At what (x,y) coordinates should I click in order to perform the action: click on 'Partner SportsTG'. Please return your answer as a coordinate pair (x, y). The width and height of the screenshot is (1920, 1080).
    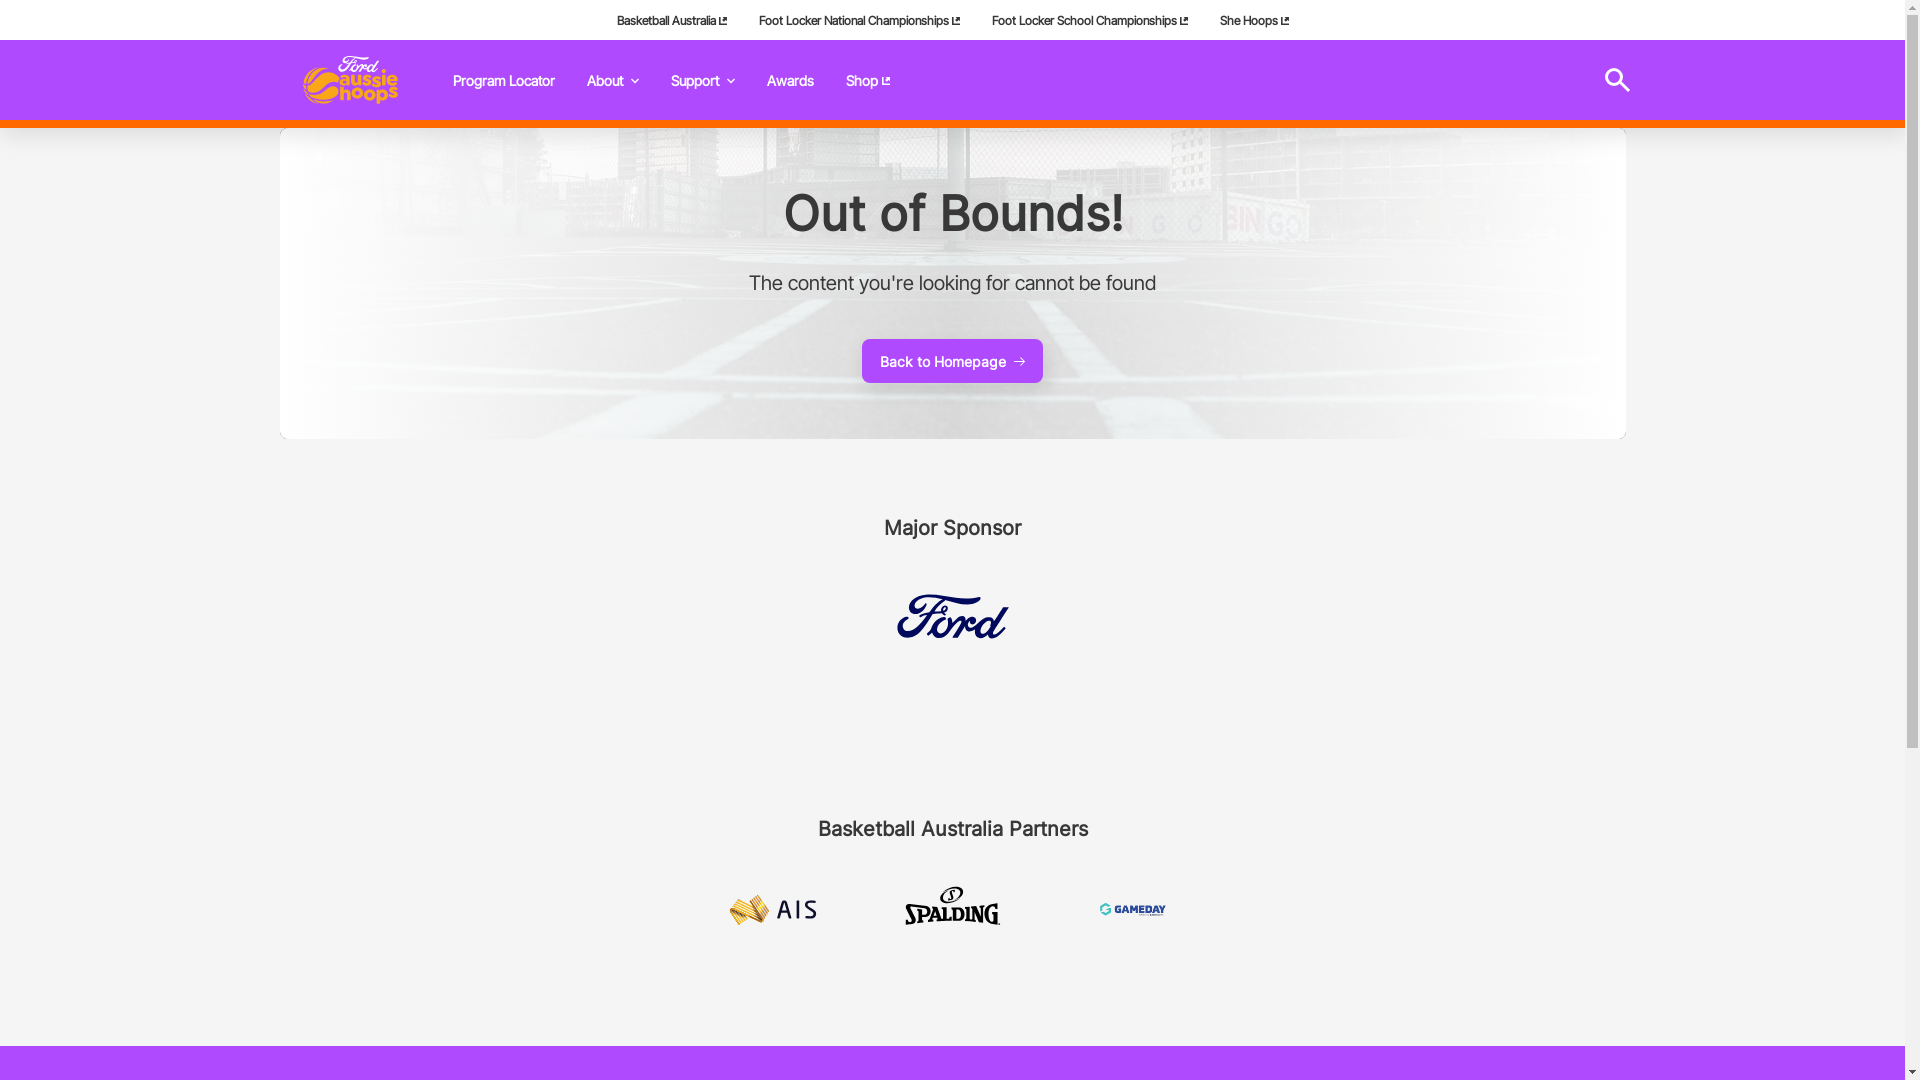
    Looking at the image, I should click on (1132, 910).